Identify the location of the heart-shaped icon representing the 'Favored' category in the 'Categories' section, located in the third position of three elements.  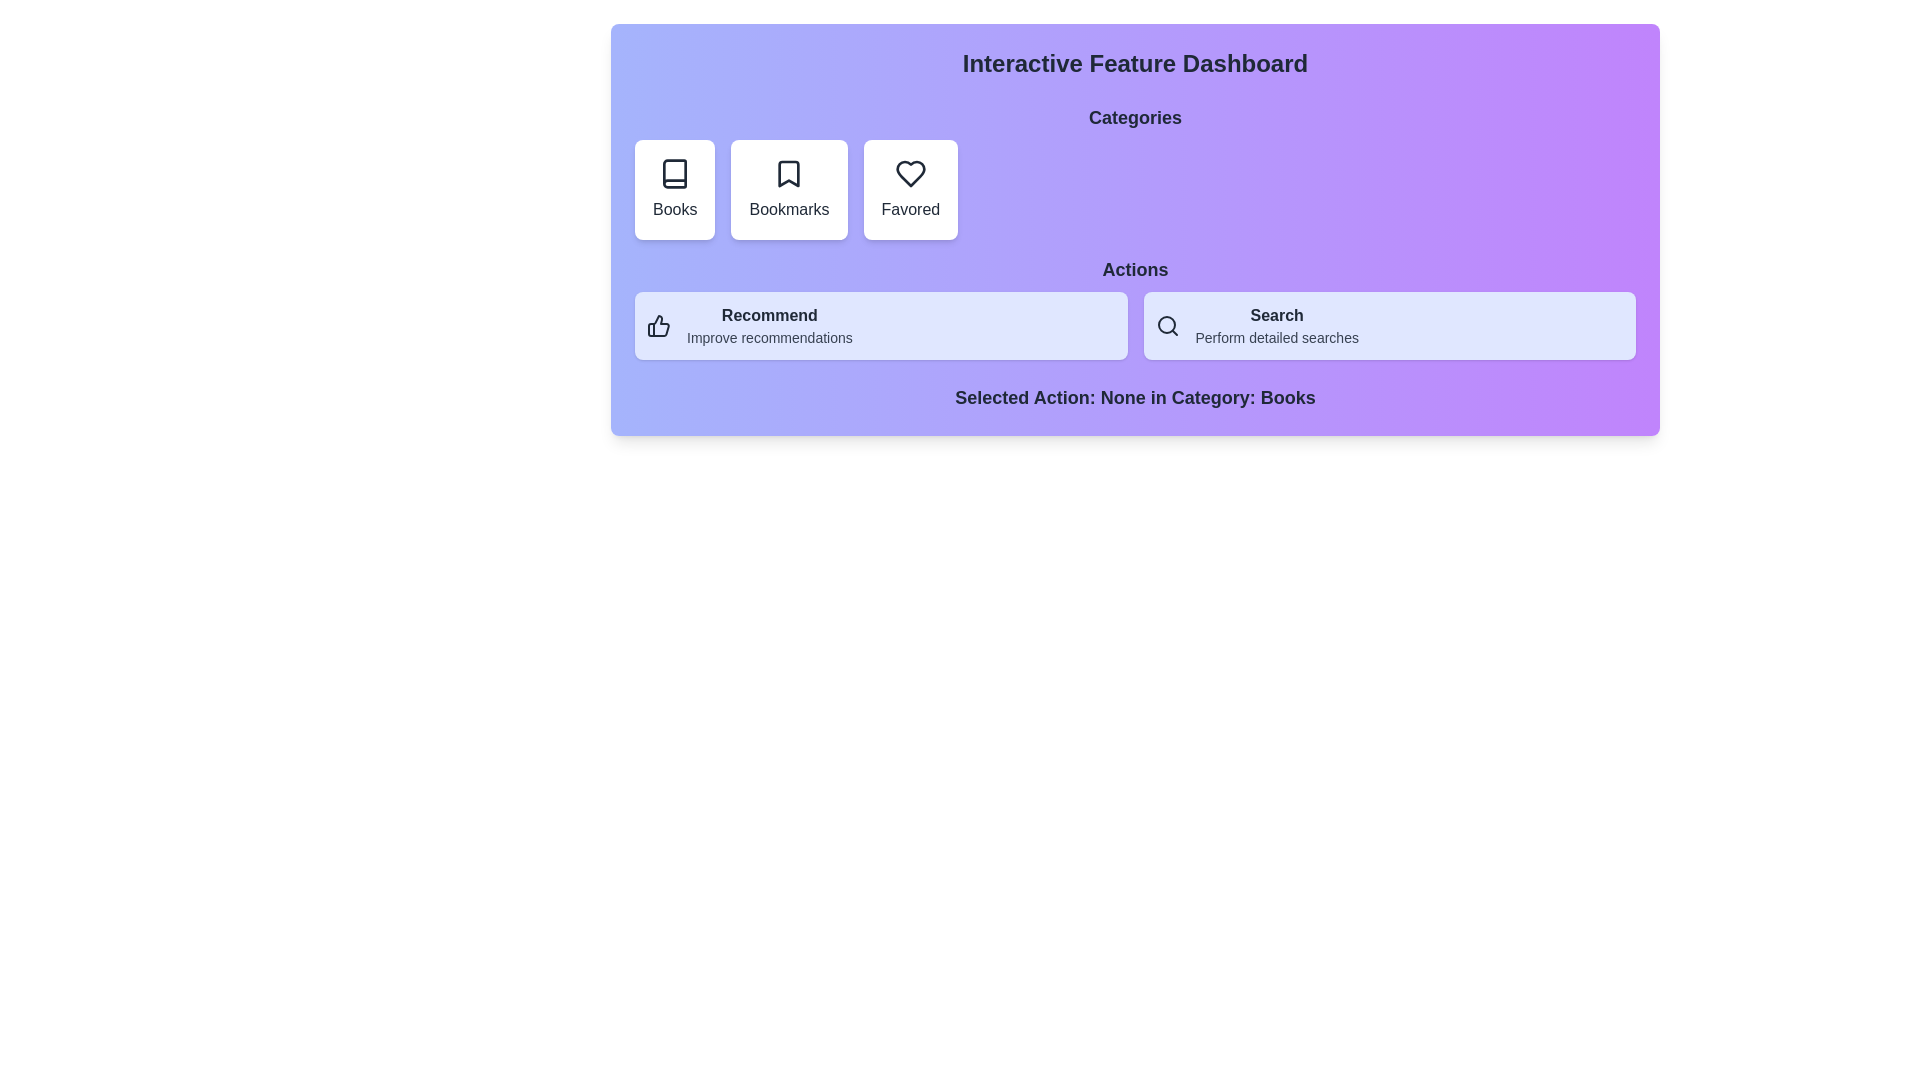
(909, 172).